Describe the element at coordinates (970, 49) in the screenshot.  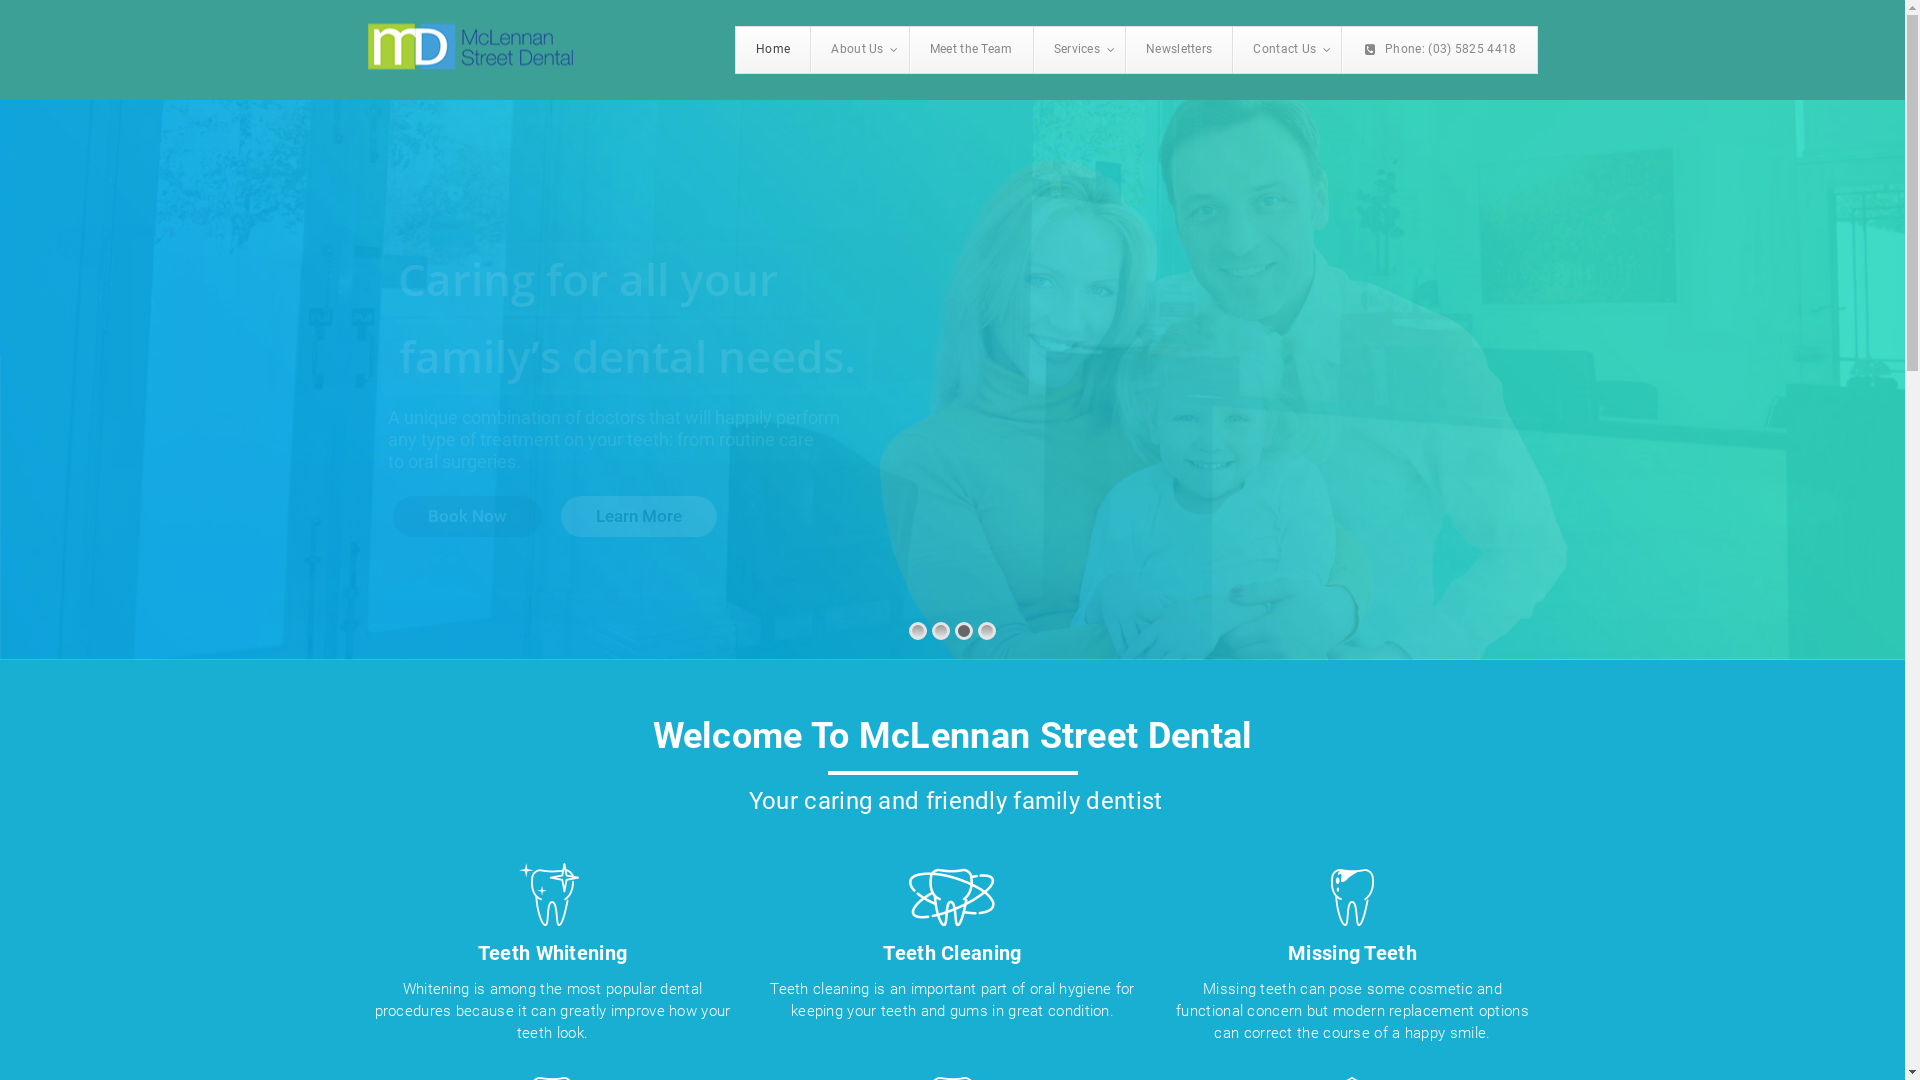
I see `'Meet the Team'` at that location.